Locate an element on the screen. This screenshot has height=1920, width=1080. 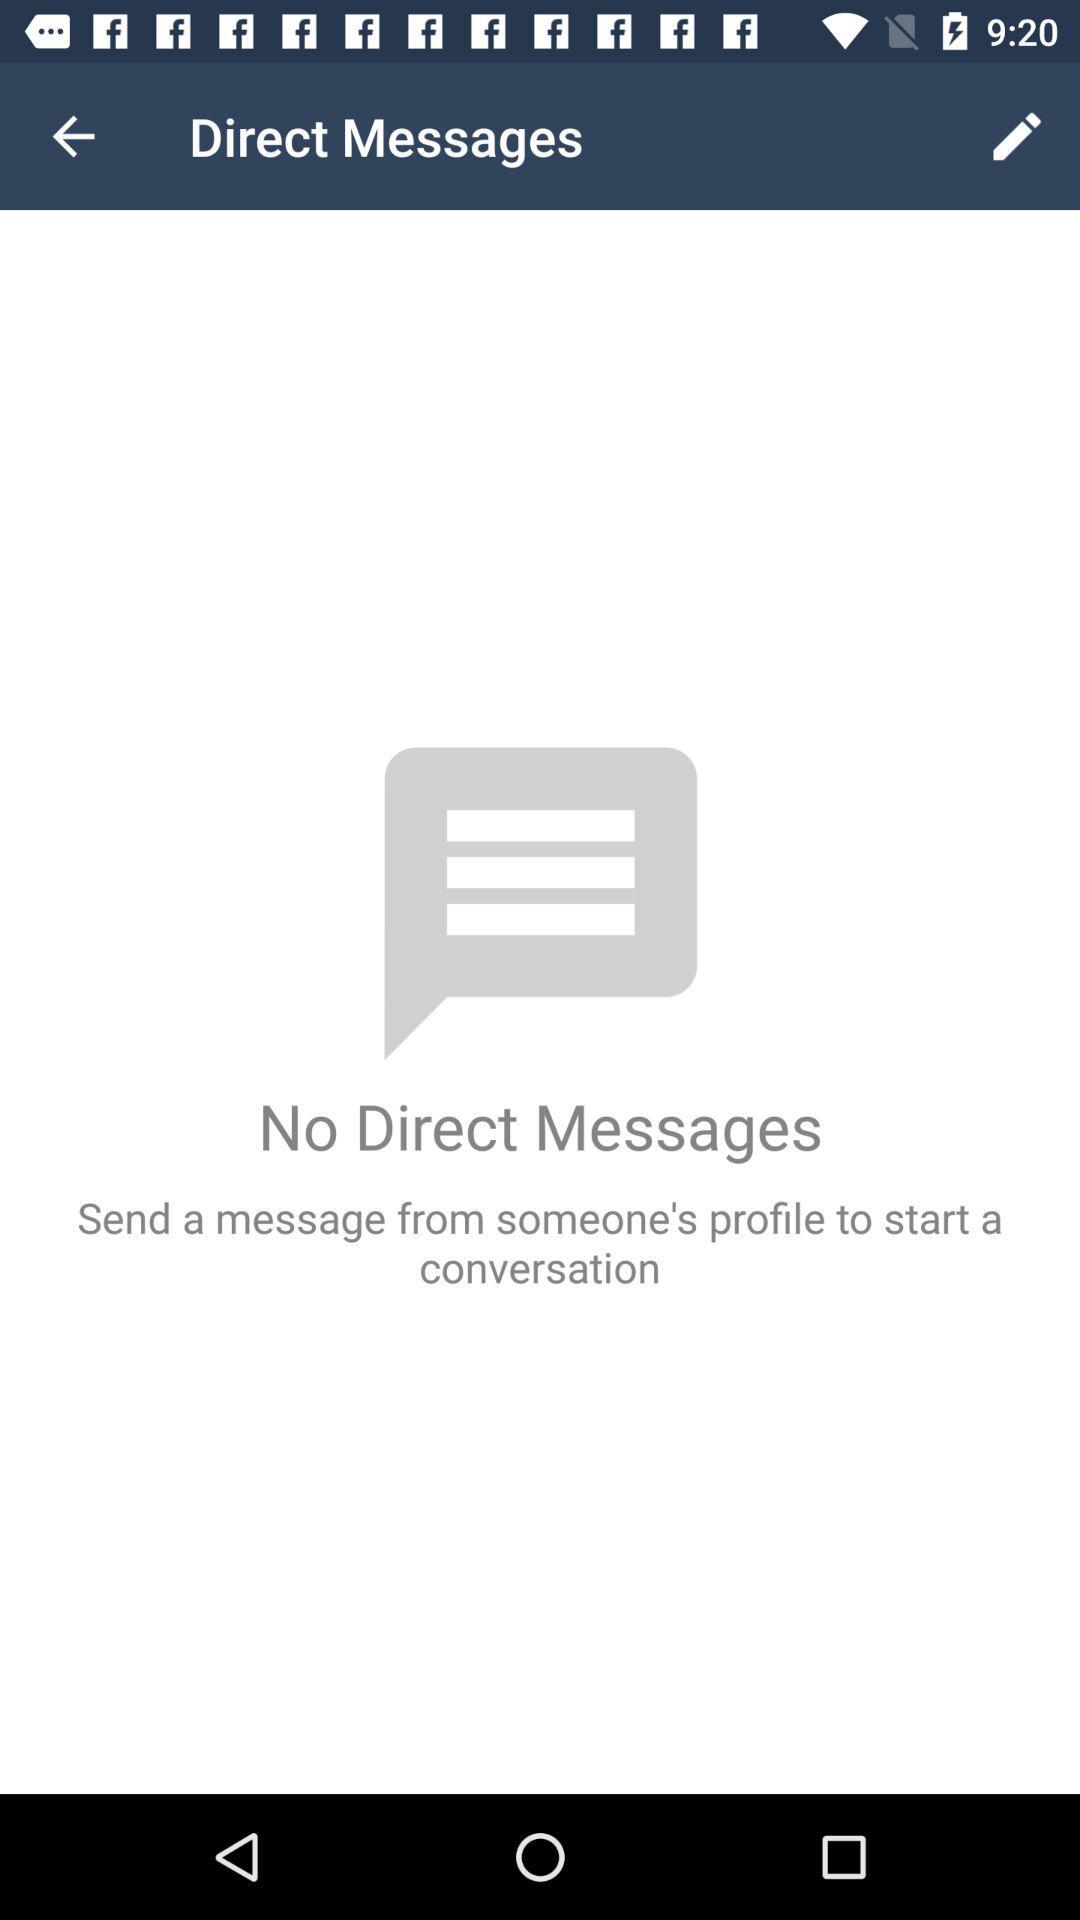
item at the top right corner is located at coordinates (1017, 135).